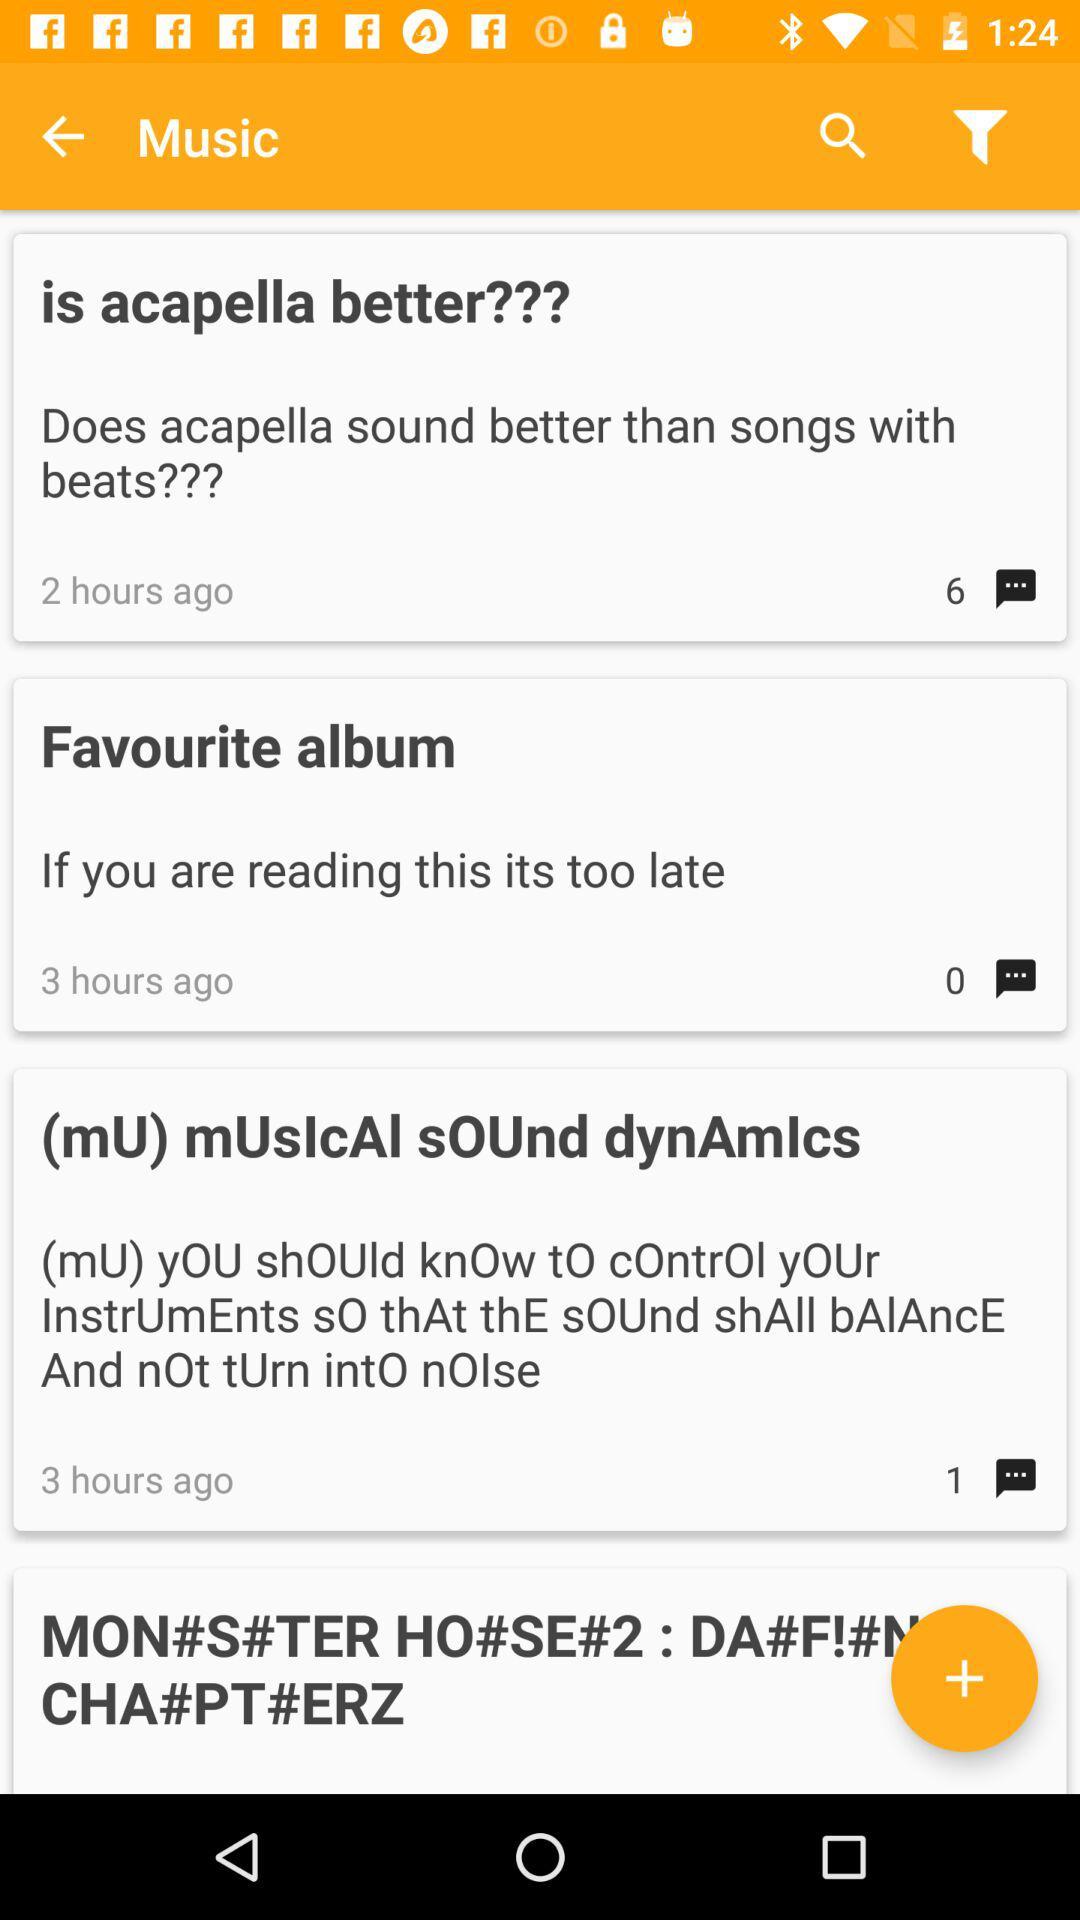 The height and width of the screenshot is (1920, 1080). Describe the element at coordinates (963, 1678) in the screenshot. I see `icon below 1` at that location.